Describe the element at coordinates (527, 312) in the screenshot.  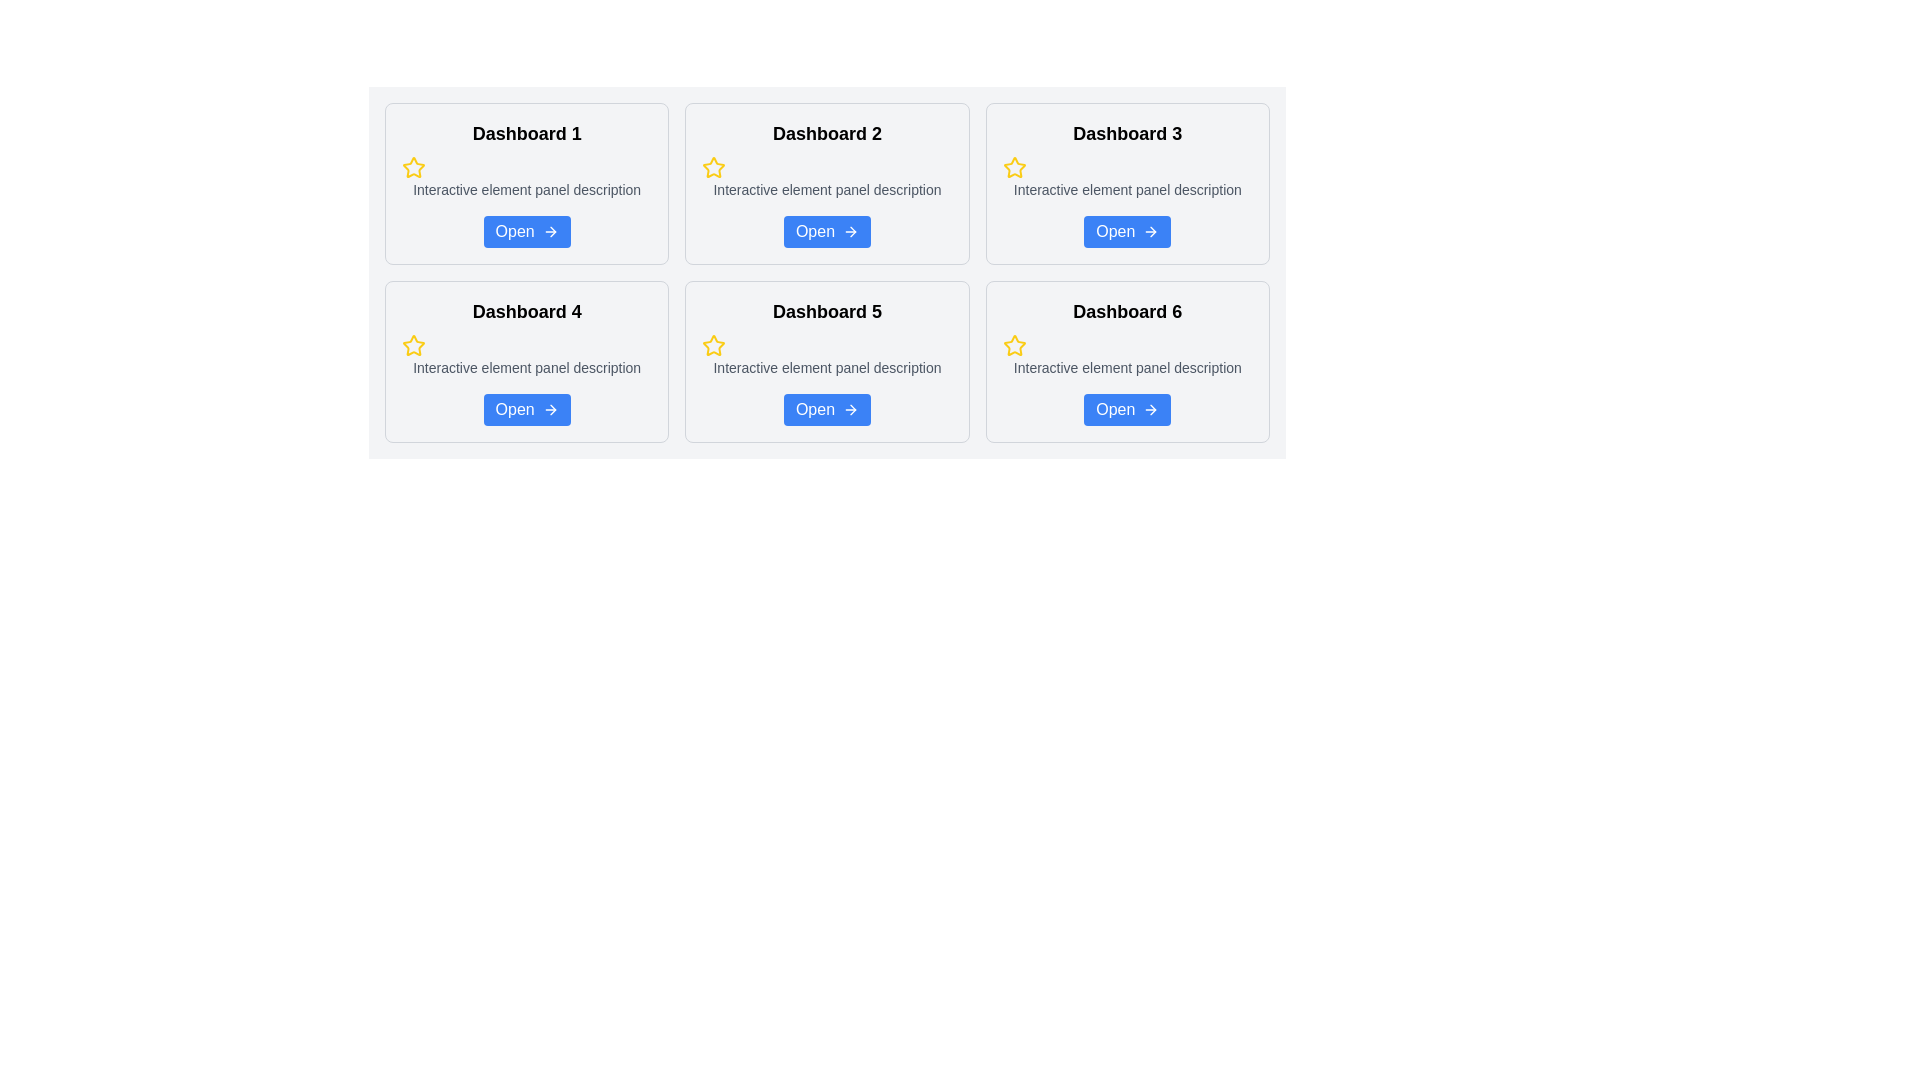
I see `the bold text label 'Dashboard 4'` at that location.